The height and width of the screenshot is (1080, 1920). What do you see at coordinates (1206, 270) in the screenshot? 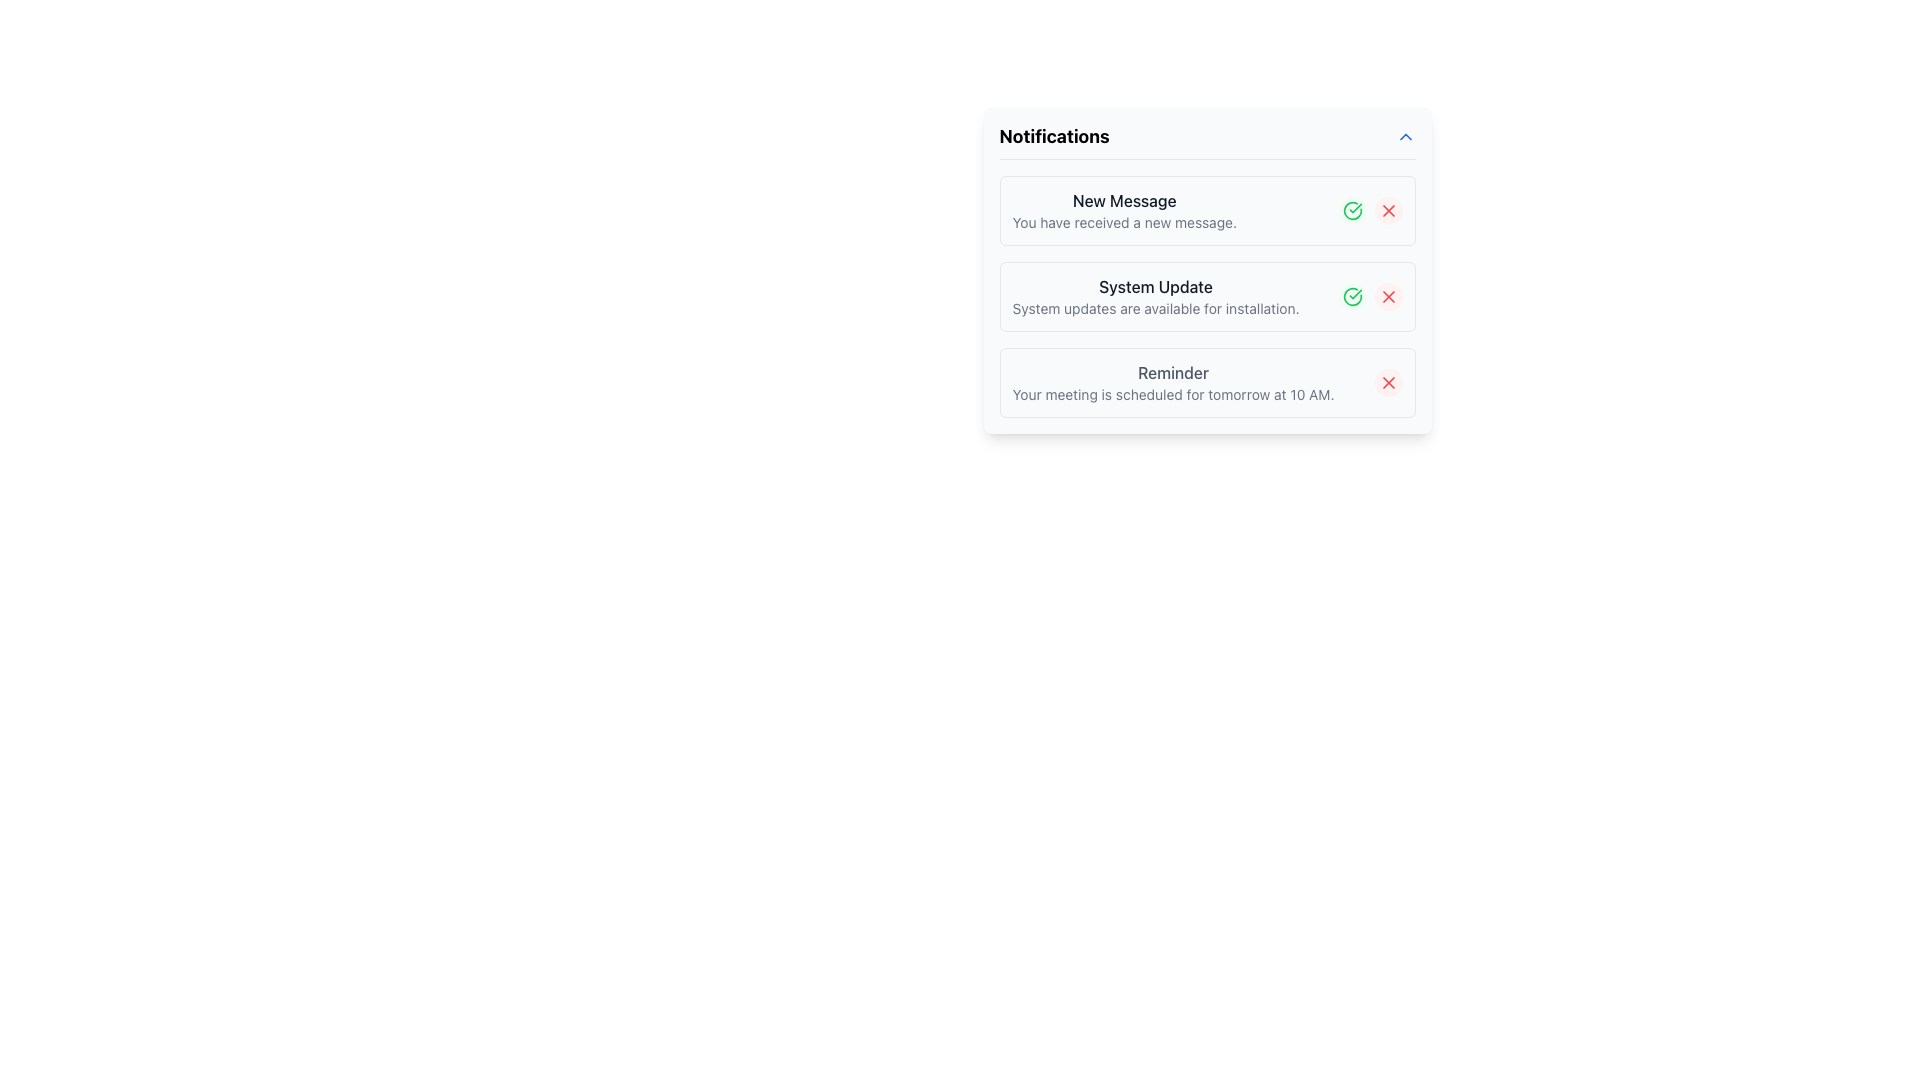
I see `the 'System Update' notification` at bounding box center [1206, 270].